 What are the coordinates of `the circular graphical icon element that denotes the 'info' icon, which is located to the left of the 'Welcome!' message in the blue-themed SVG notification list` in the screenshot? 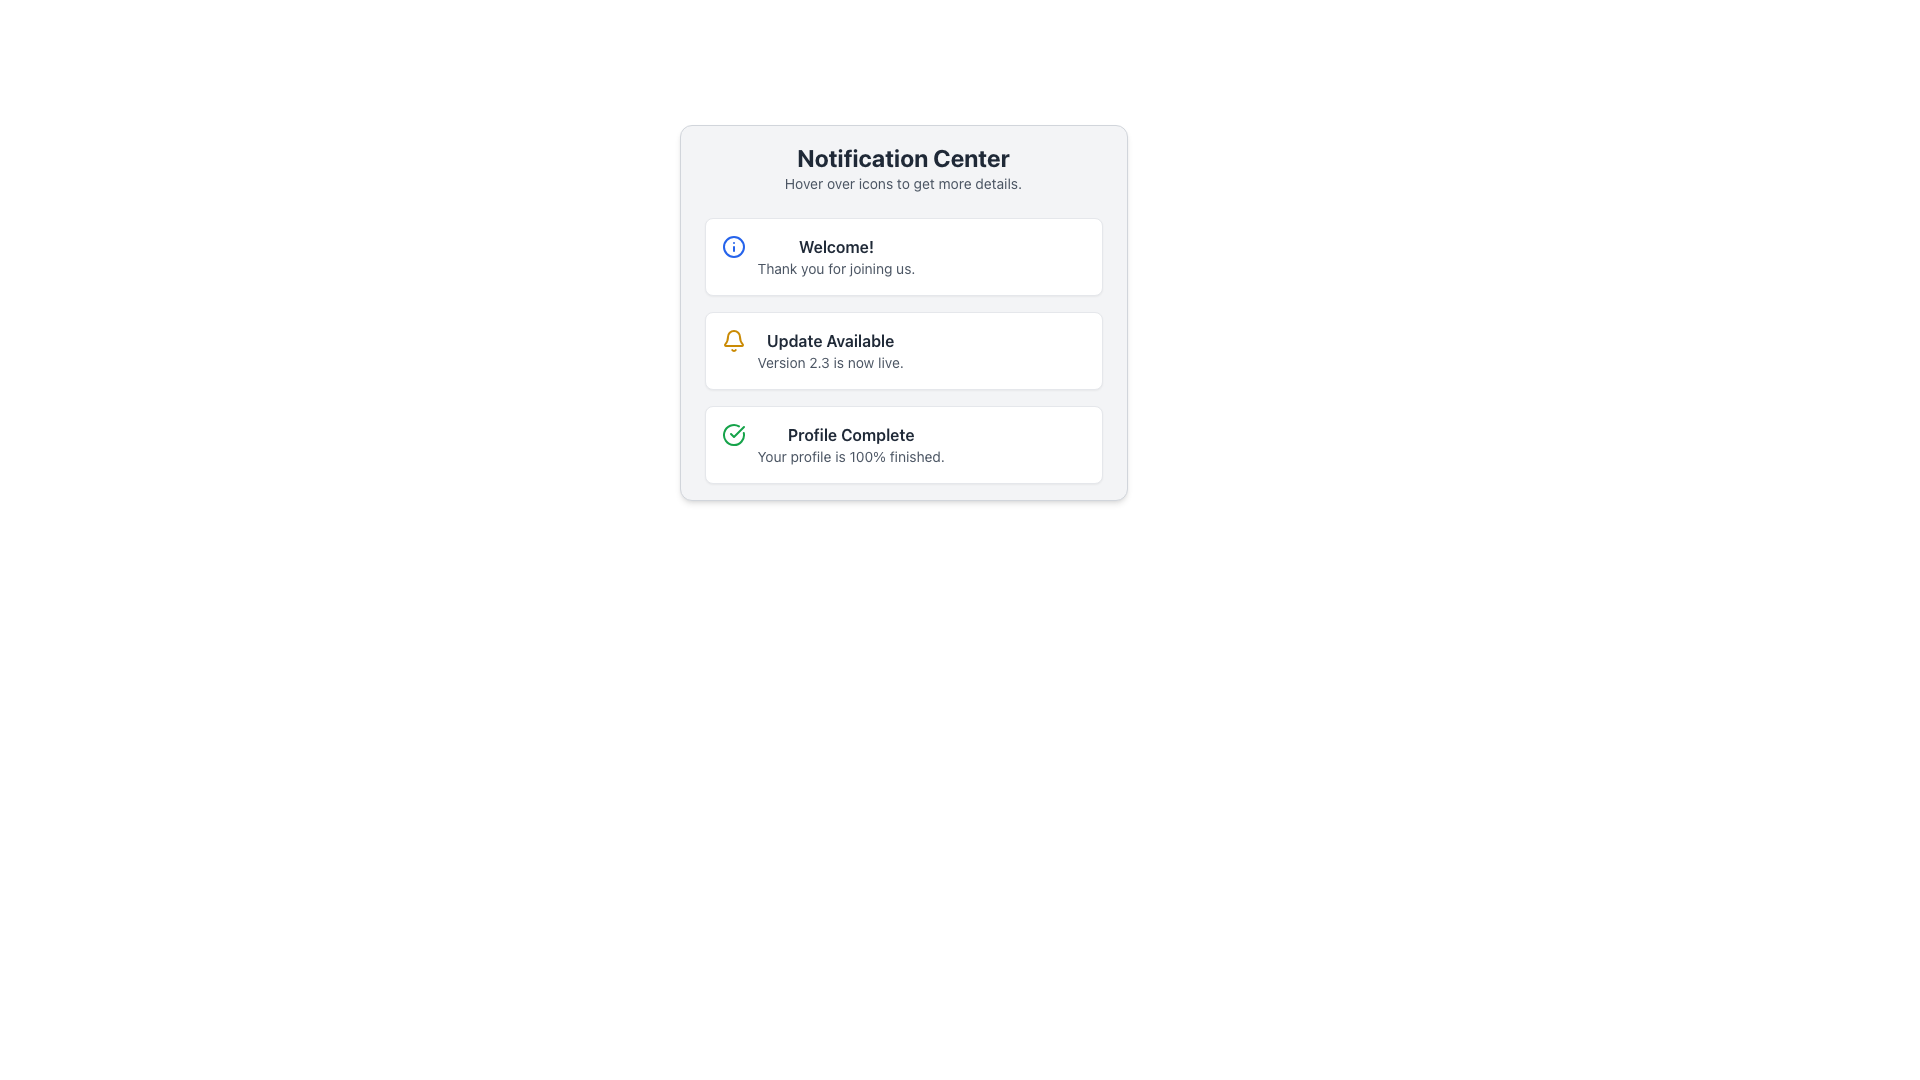 It's located at (732, 245).